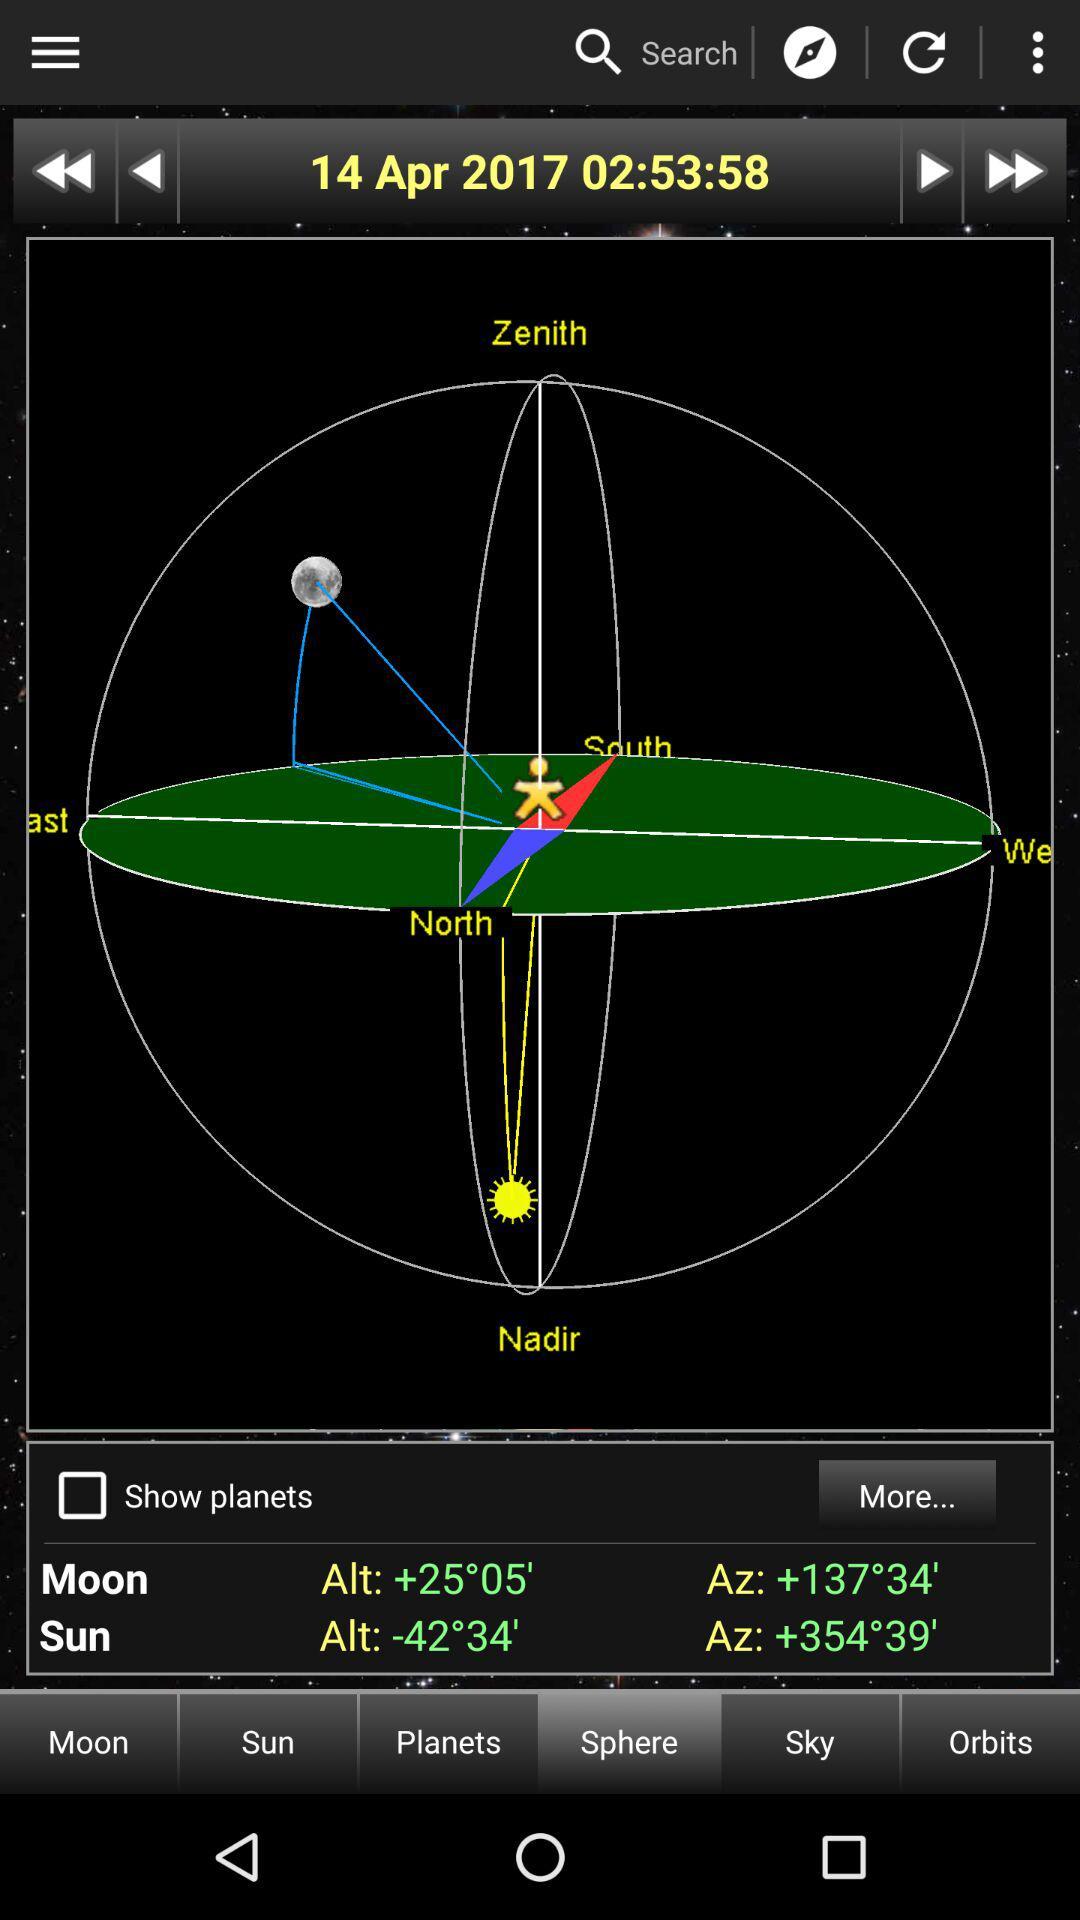  I want to click on replay selection, so click(924, 52).